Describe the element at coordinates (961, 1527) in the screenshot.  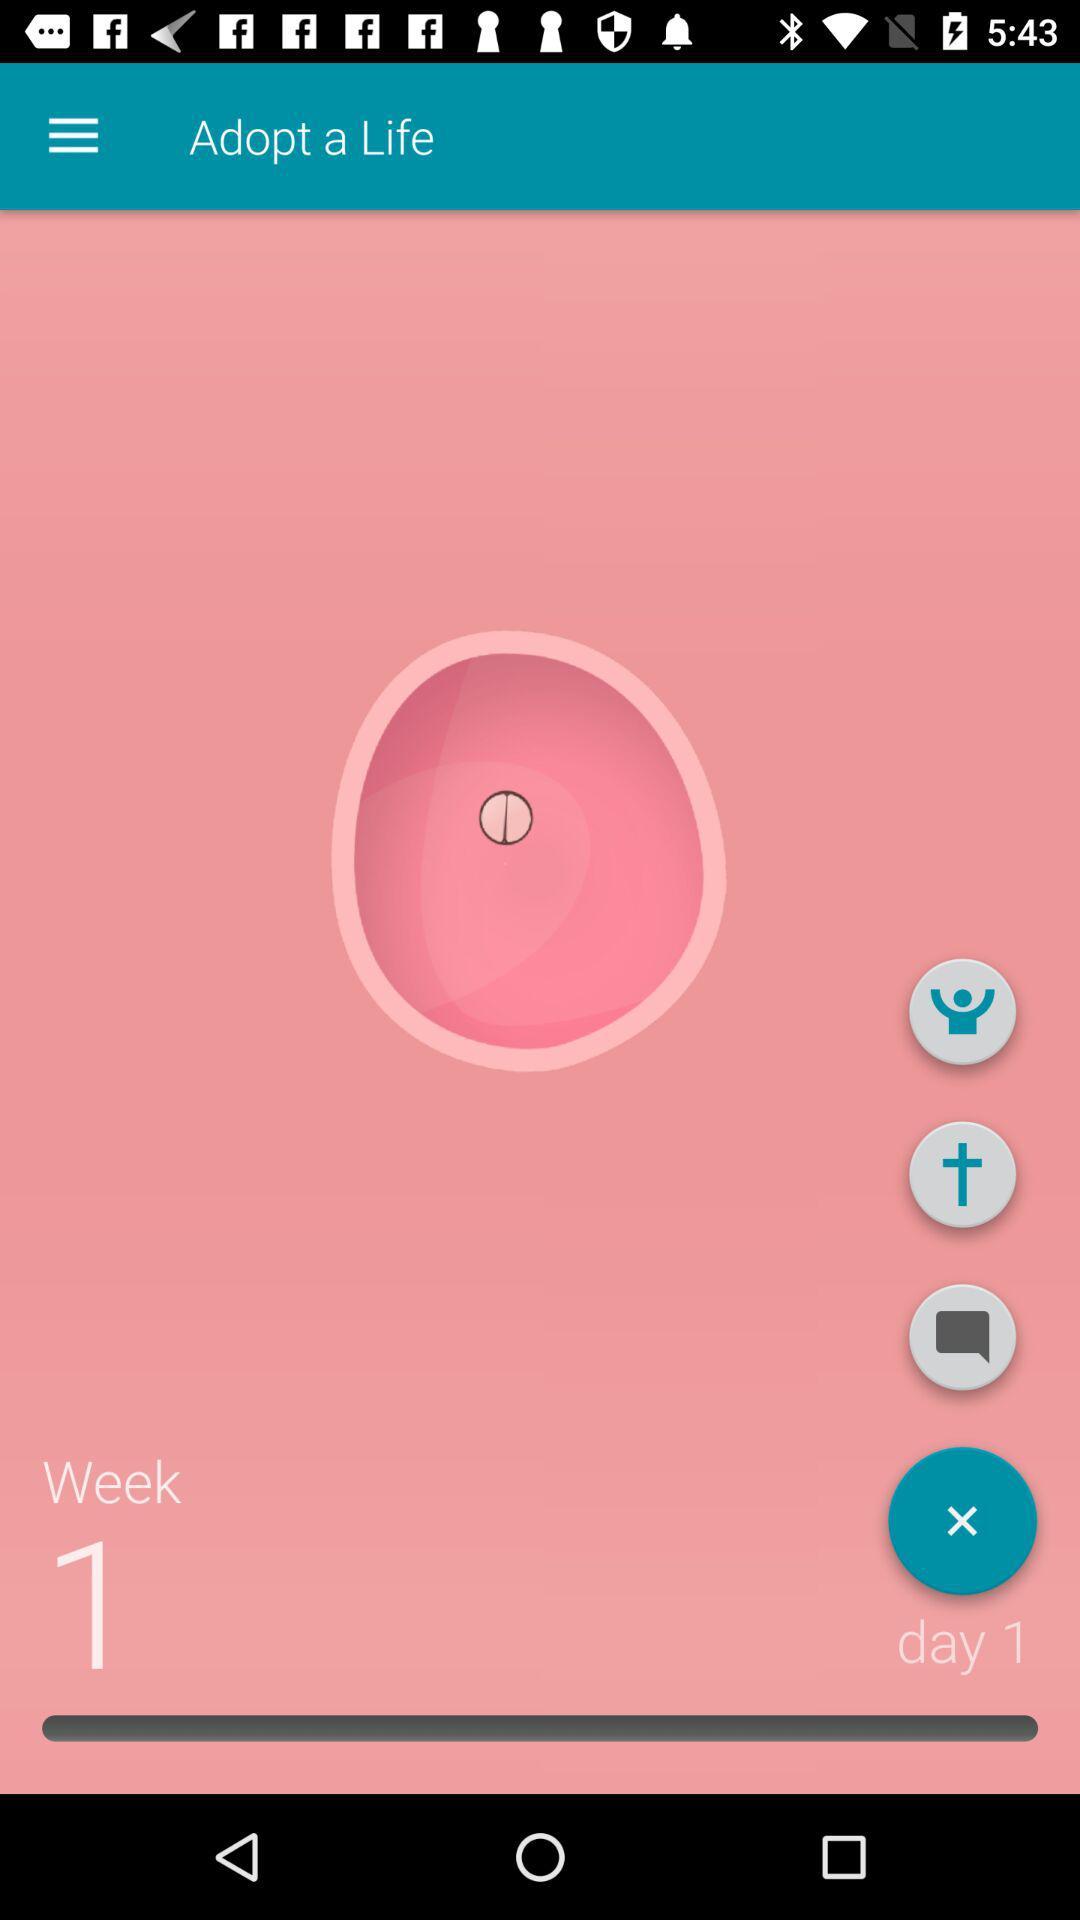
I see `close` at that location.